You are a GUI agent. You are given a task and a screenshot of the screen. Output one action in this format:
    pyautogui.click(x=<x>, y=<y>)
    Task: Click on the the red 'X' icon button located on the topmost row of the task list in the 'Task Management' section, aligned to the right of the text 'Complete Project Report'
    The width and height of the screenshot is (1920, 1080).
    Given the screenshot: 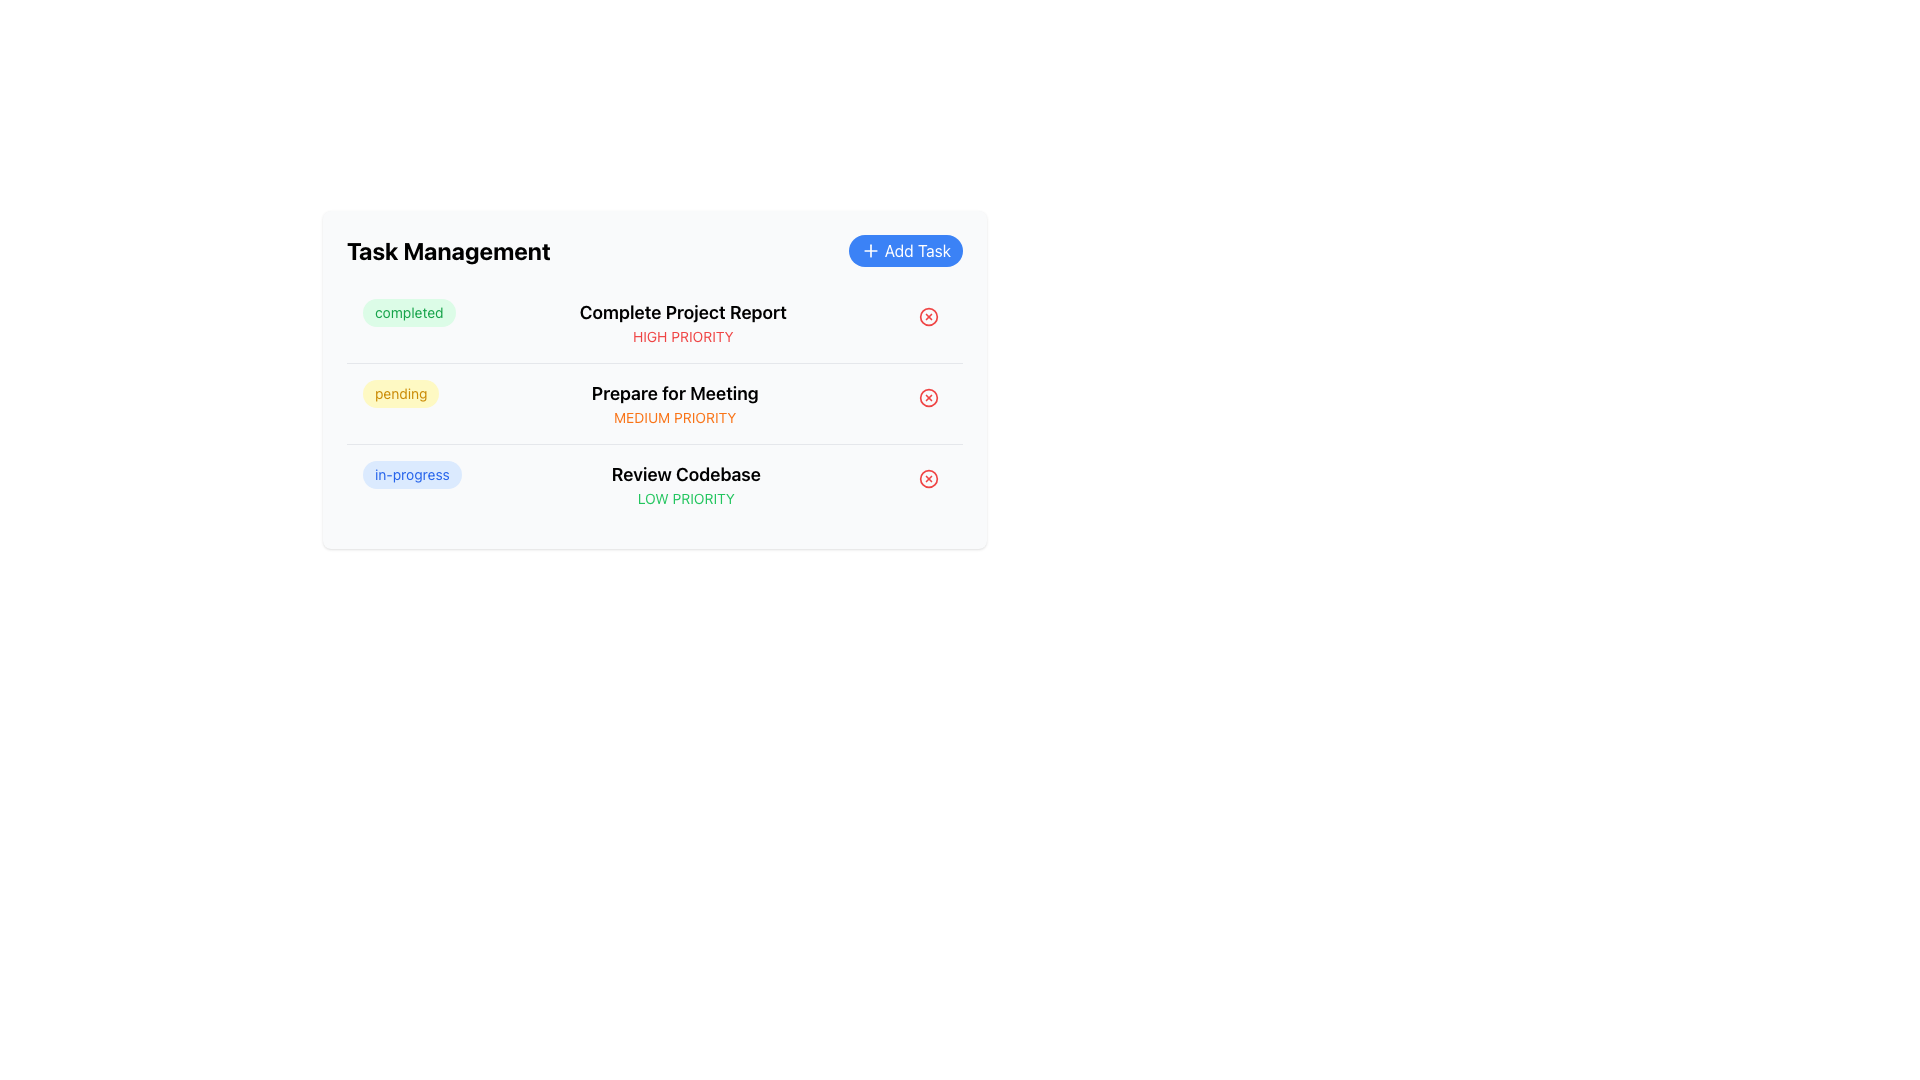 What is the action you would take?
    pyautogui.click(x=928, y=315)
    